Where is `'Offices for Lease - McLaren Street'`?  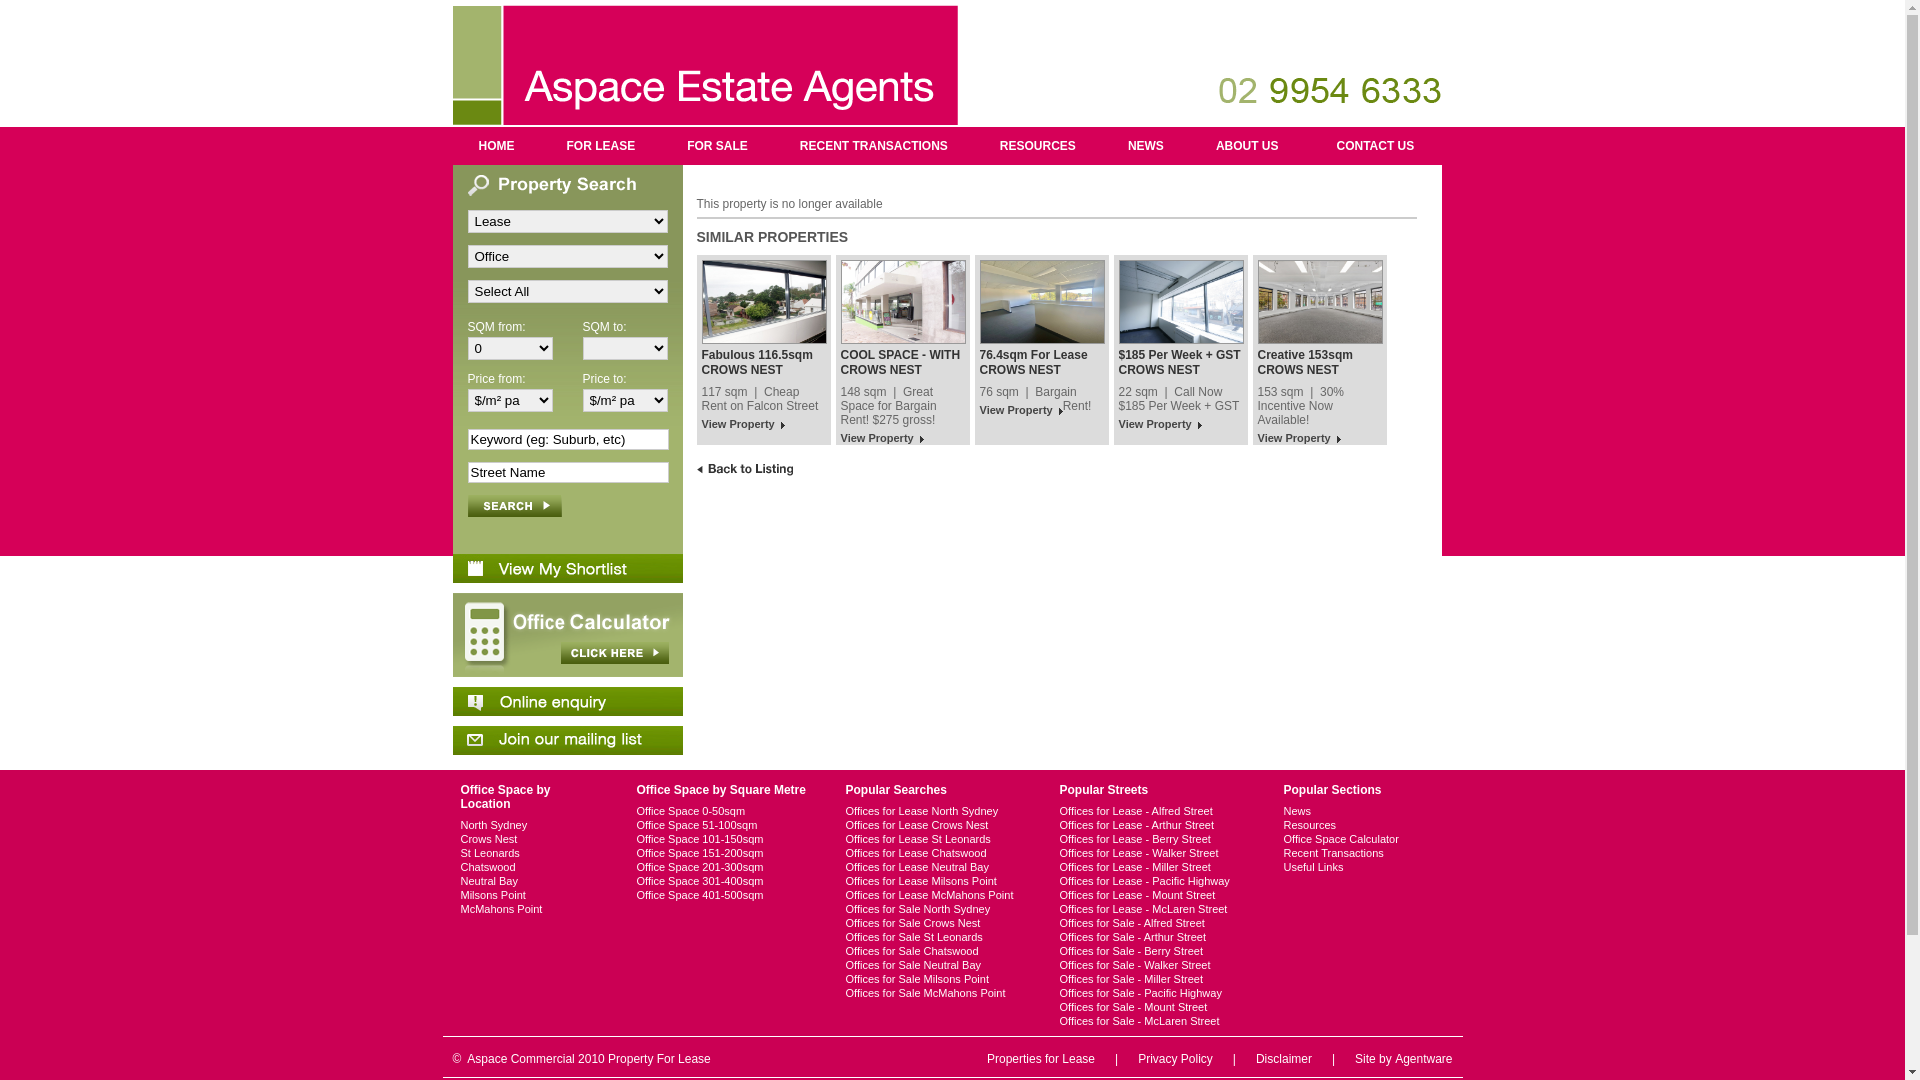
'Offices for Lease - McLaren Street' is located at coordinates (1155, 909).